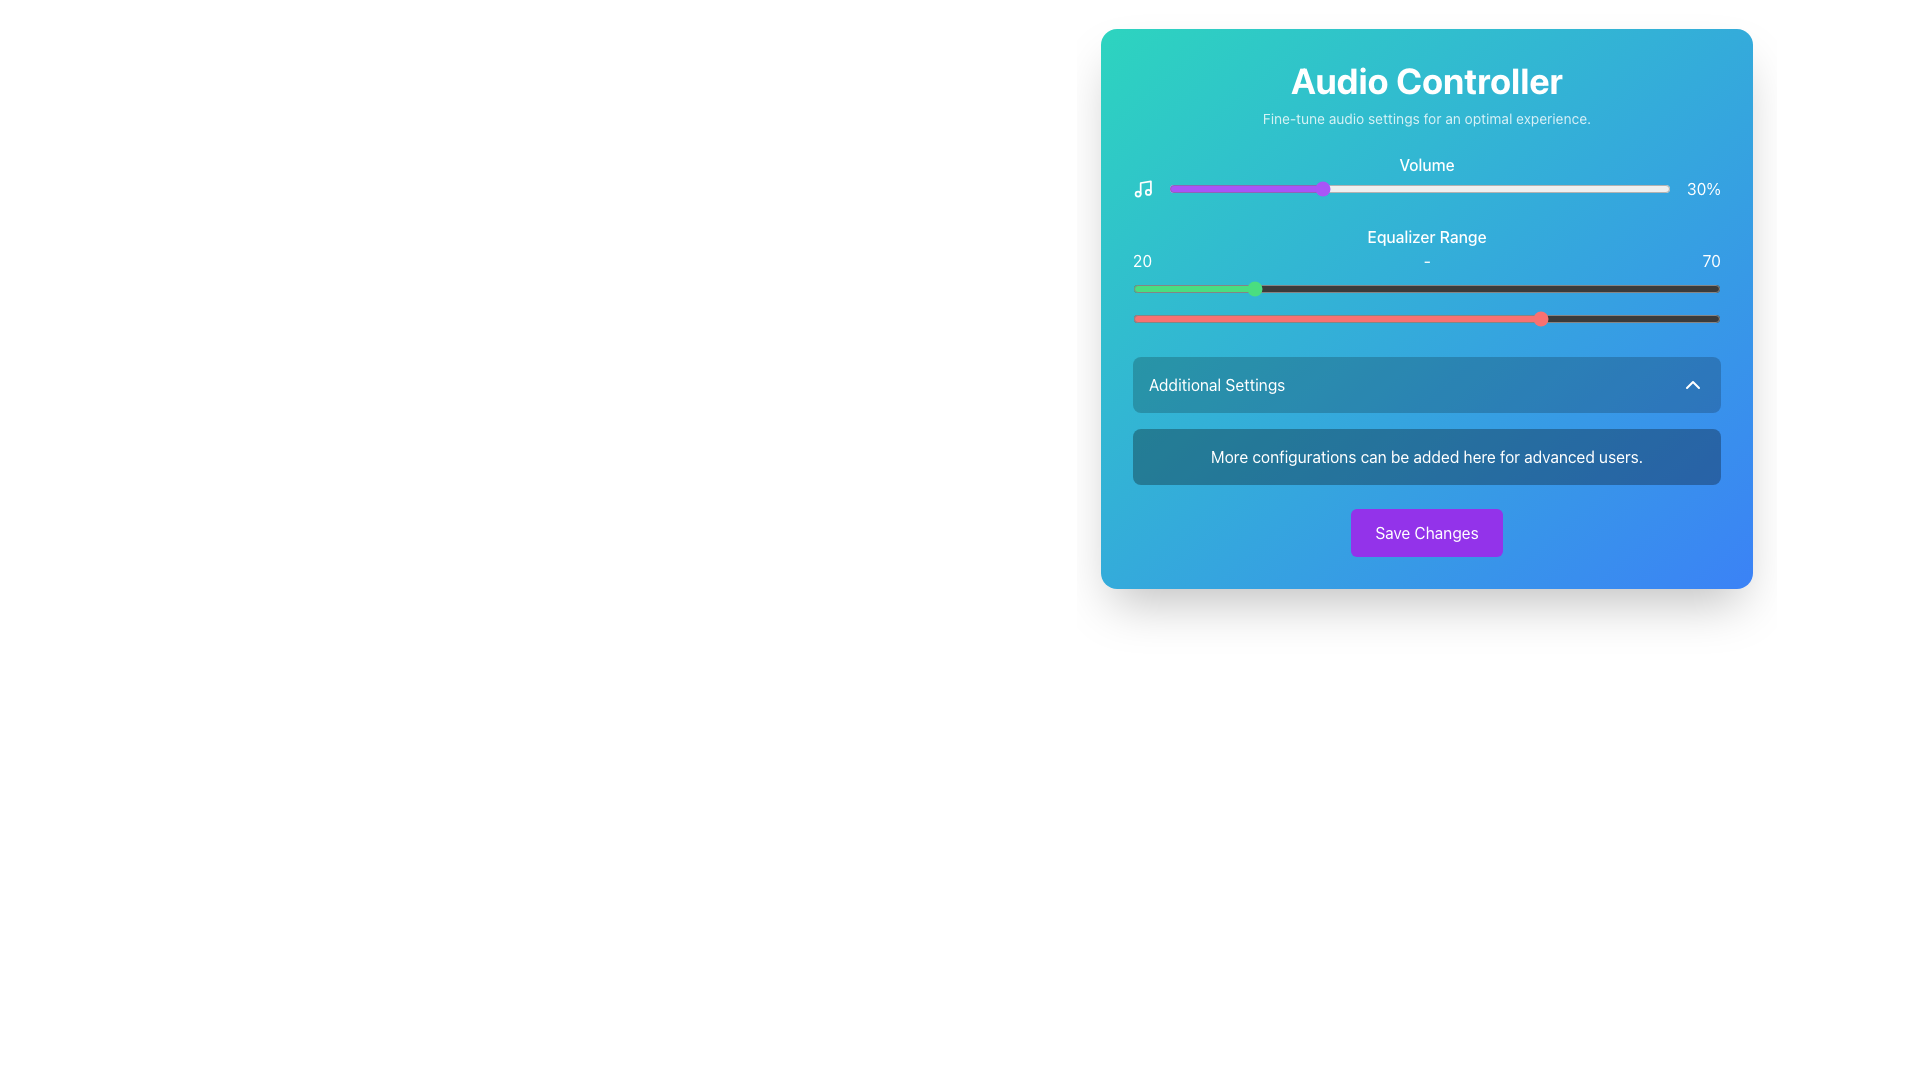 The height and width of the screenshot is (1080, 1920). What do you see at coordinates (1650, 318) in the screenshot?
I see `the equalizer range` at bounding box center [1650, 318].